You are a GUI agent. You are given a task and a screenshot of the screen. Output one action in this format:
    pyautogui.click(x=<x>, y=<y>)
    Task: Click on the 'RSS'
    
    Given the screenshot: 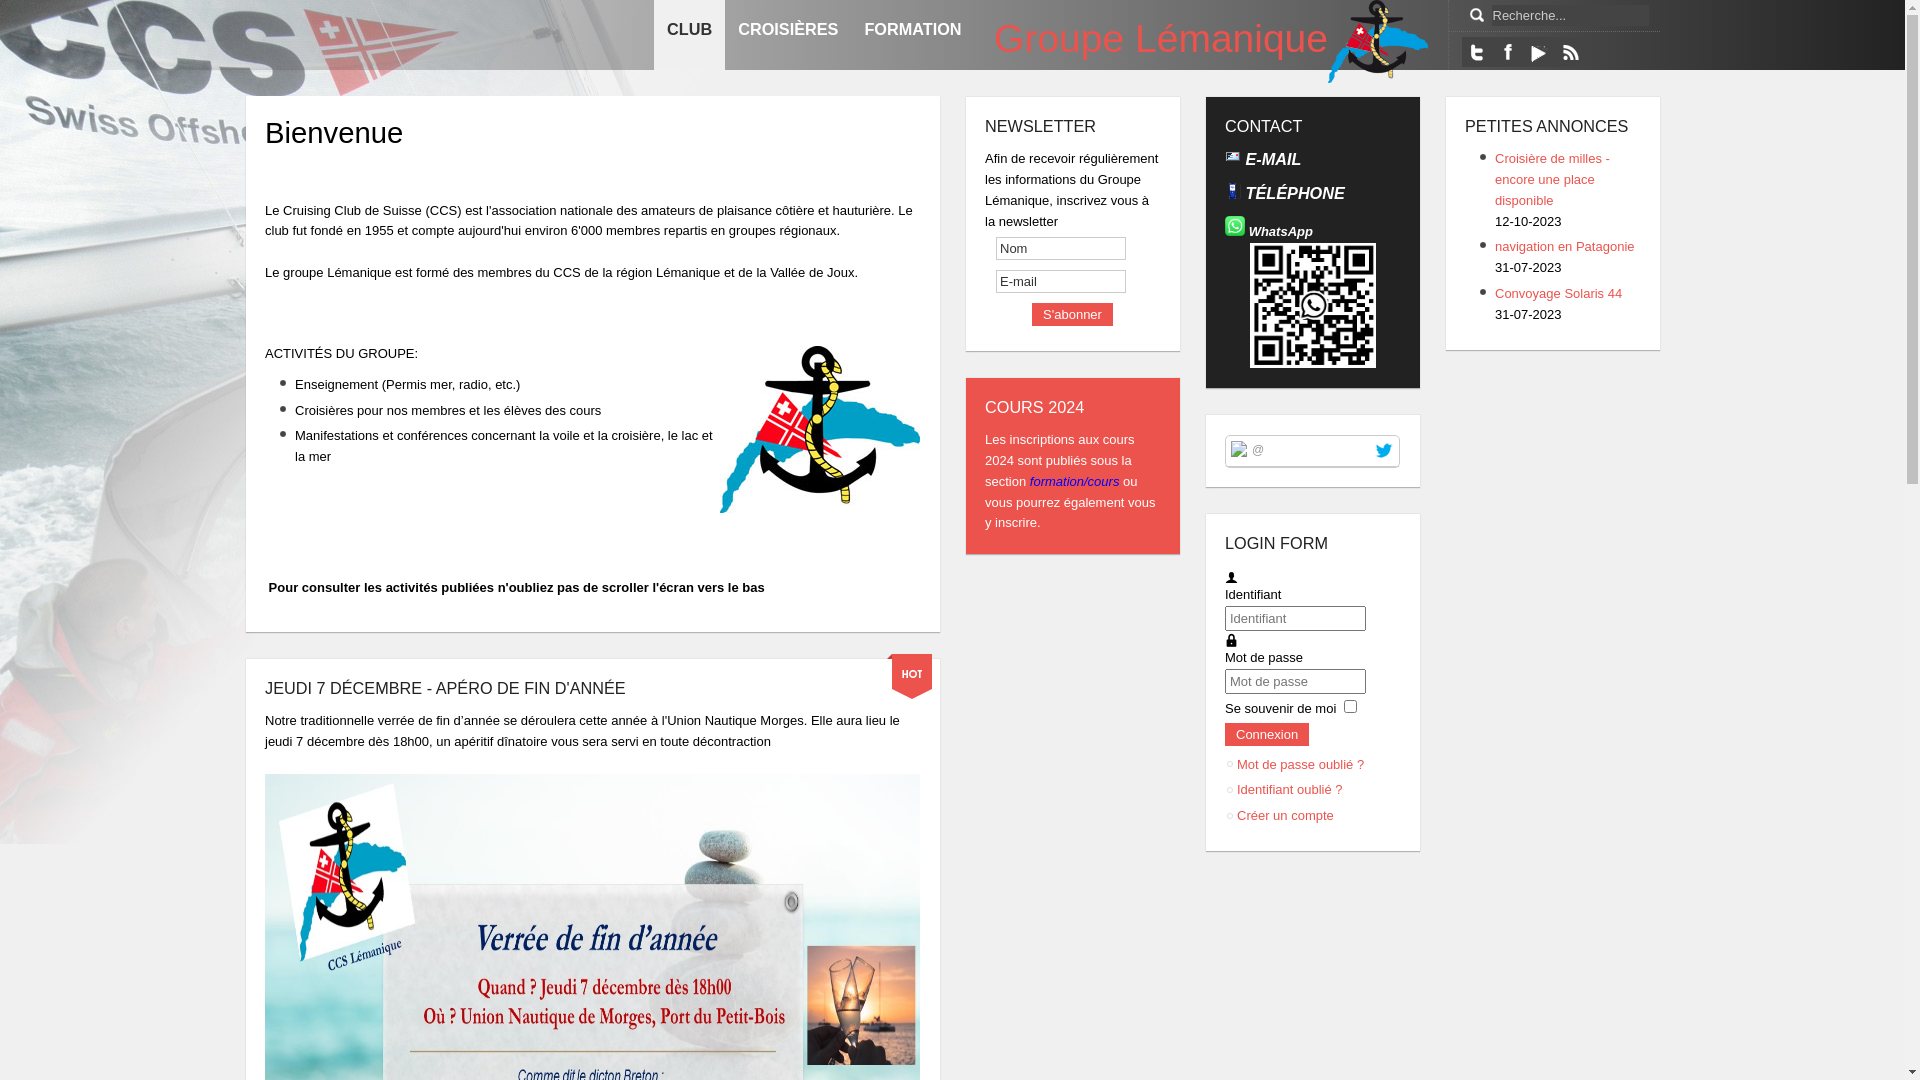 What is the action you would take?
    pyautogui.click(x=1568, y=50)
    